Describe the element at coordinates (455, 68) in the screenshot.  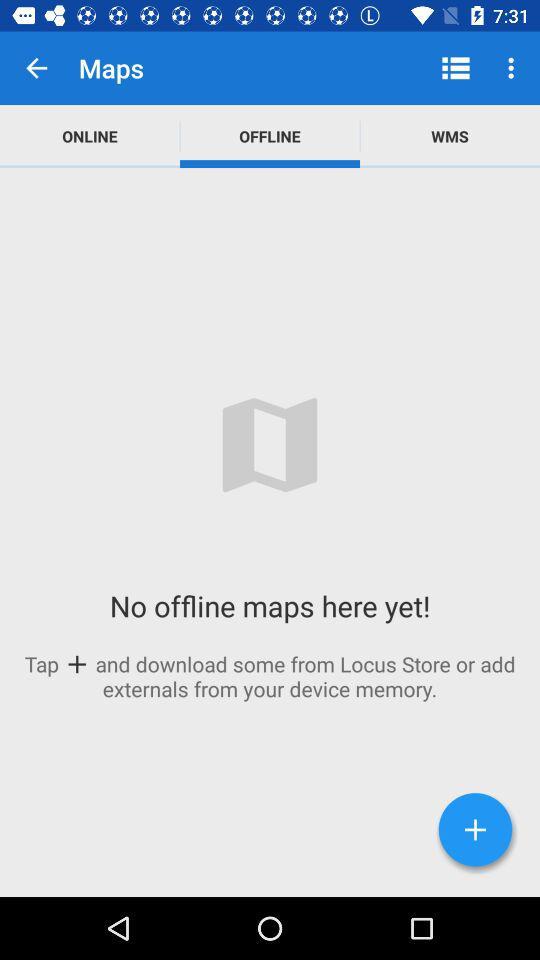
I see `the icon above the wms item` at that location.